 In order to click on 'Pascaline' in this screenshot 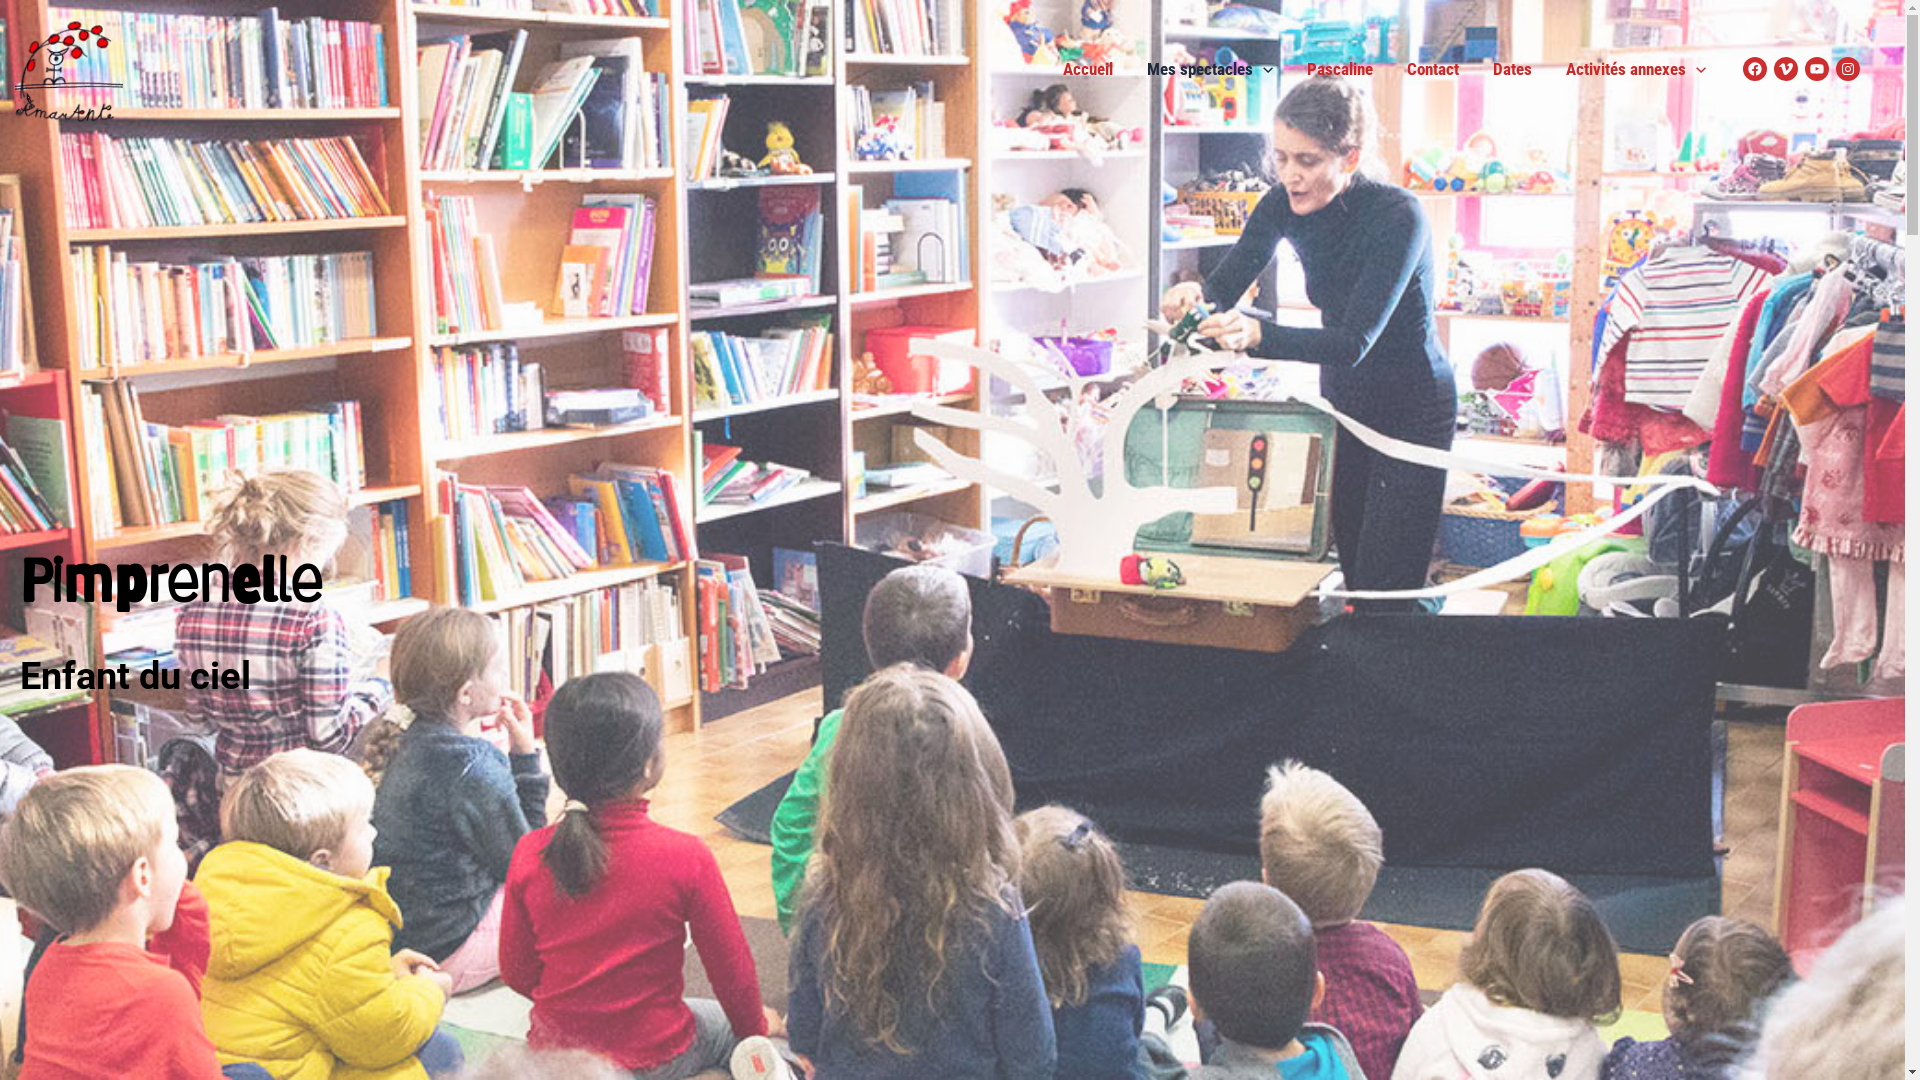, I will do `click(1339, 68)`.